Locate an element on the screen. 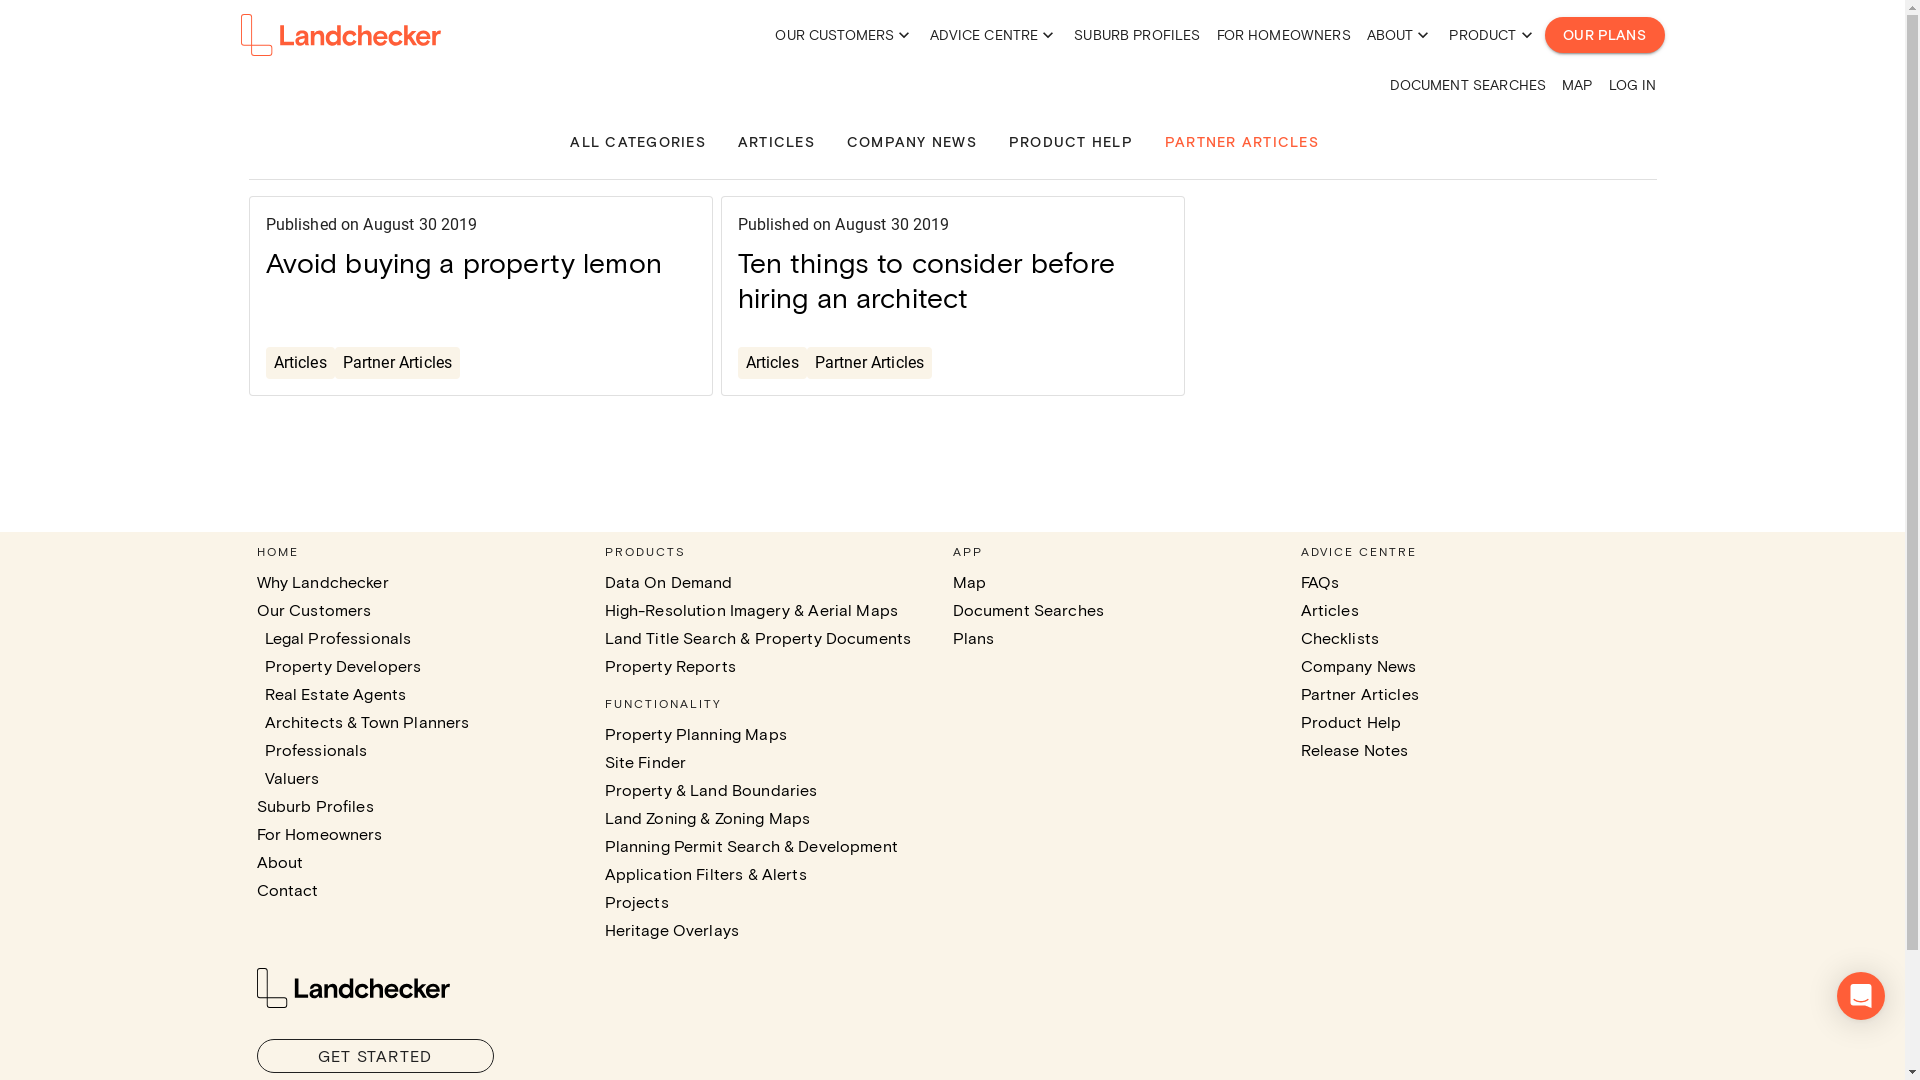 This screenshot has width=1920, height=1080. 'Product Help' is located at coordinates (1350, 722).